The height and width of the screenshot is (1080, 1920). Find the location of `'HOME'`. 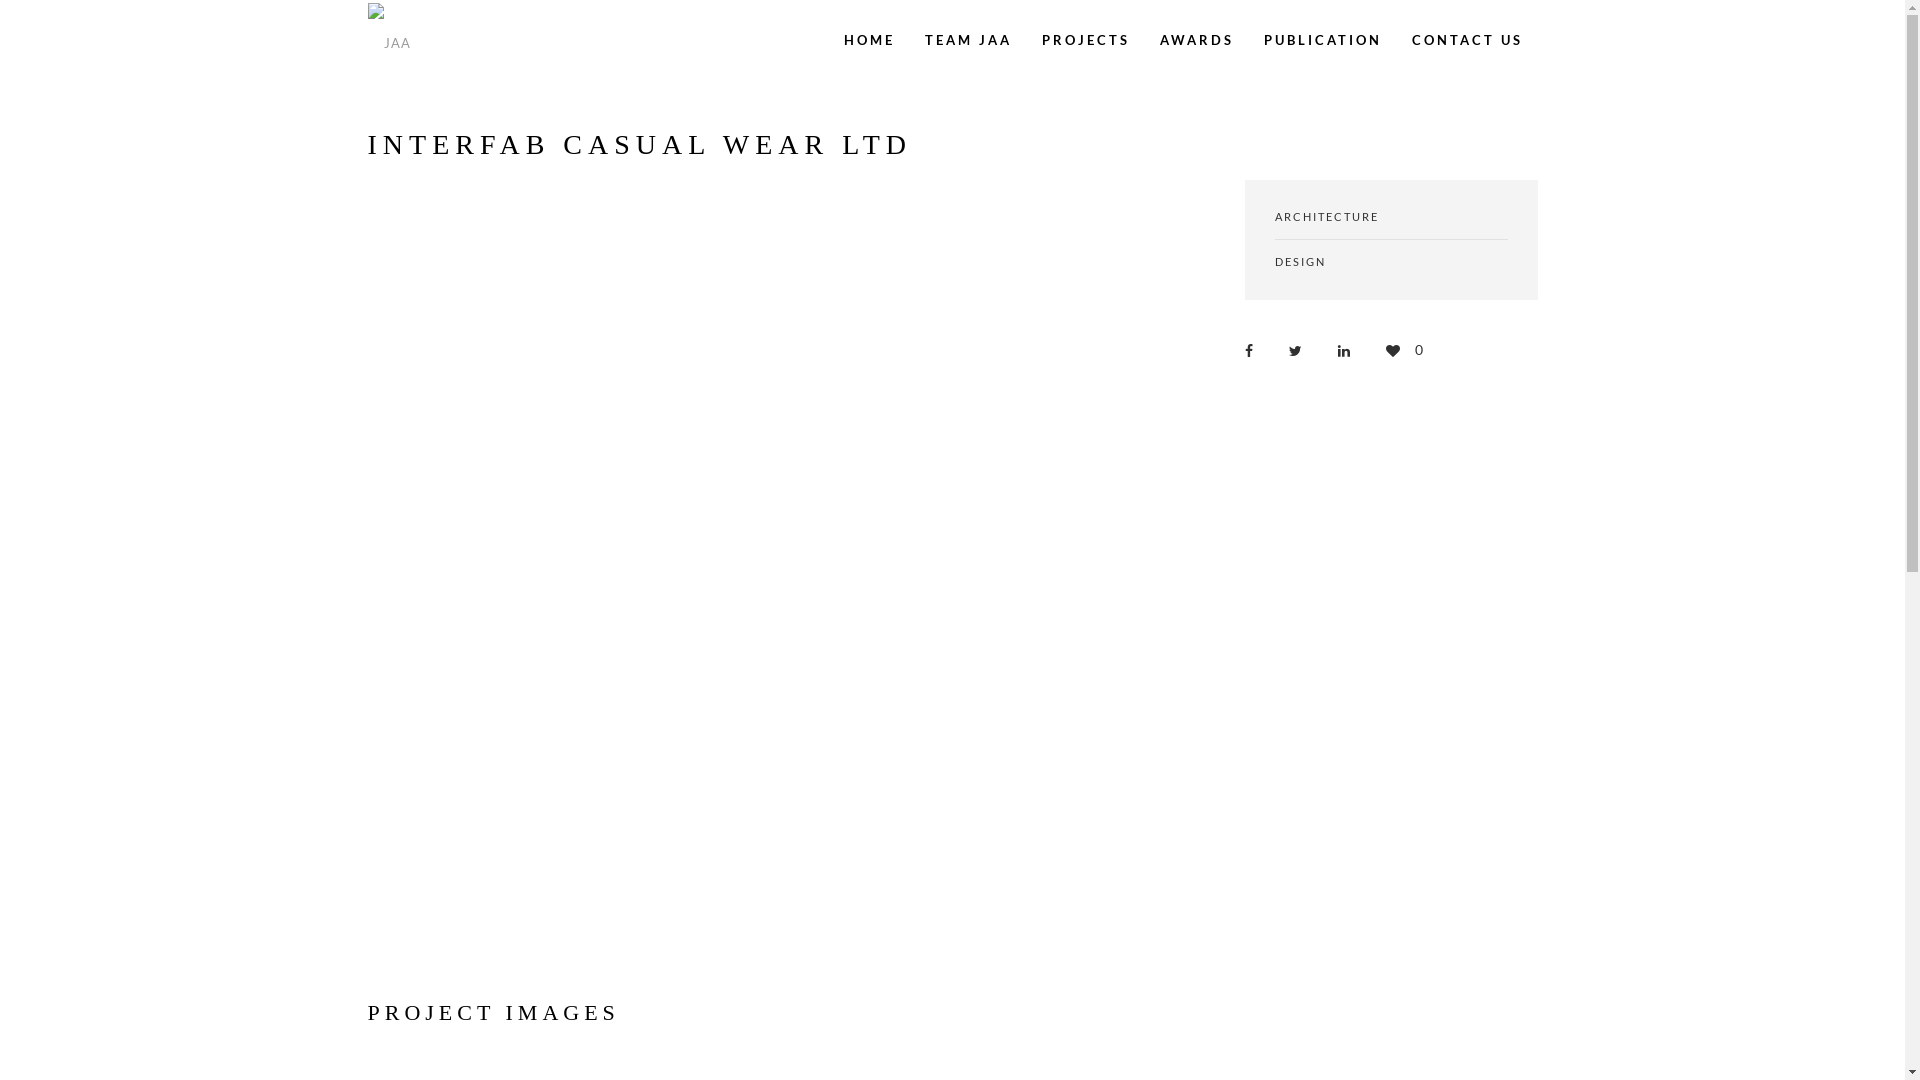

'HOME' is located at coordinates (868, 39).